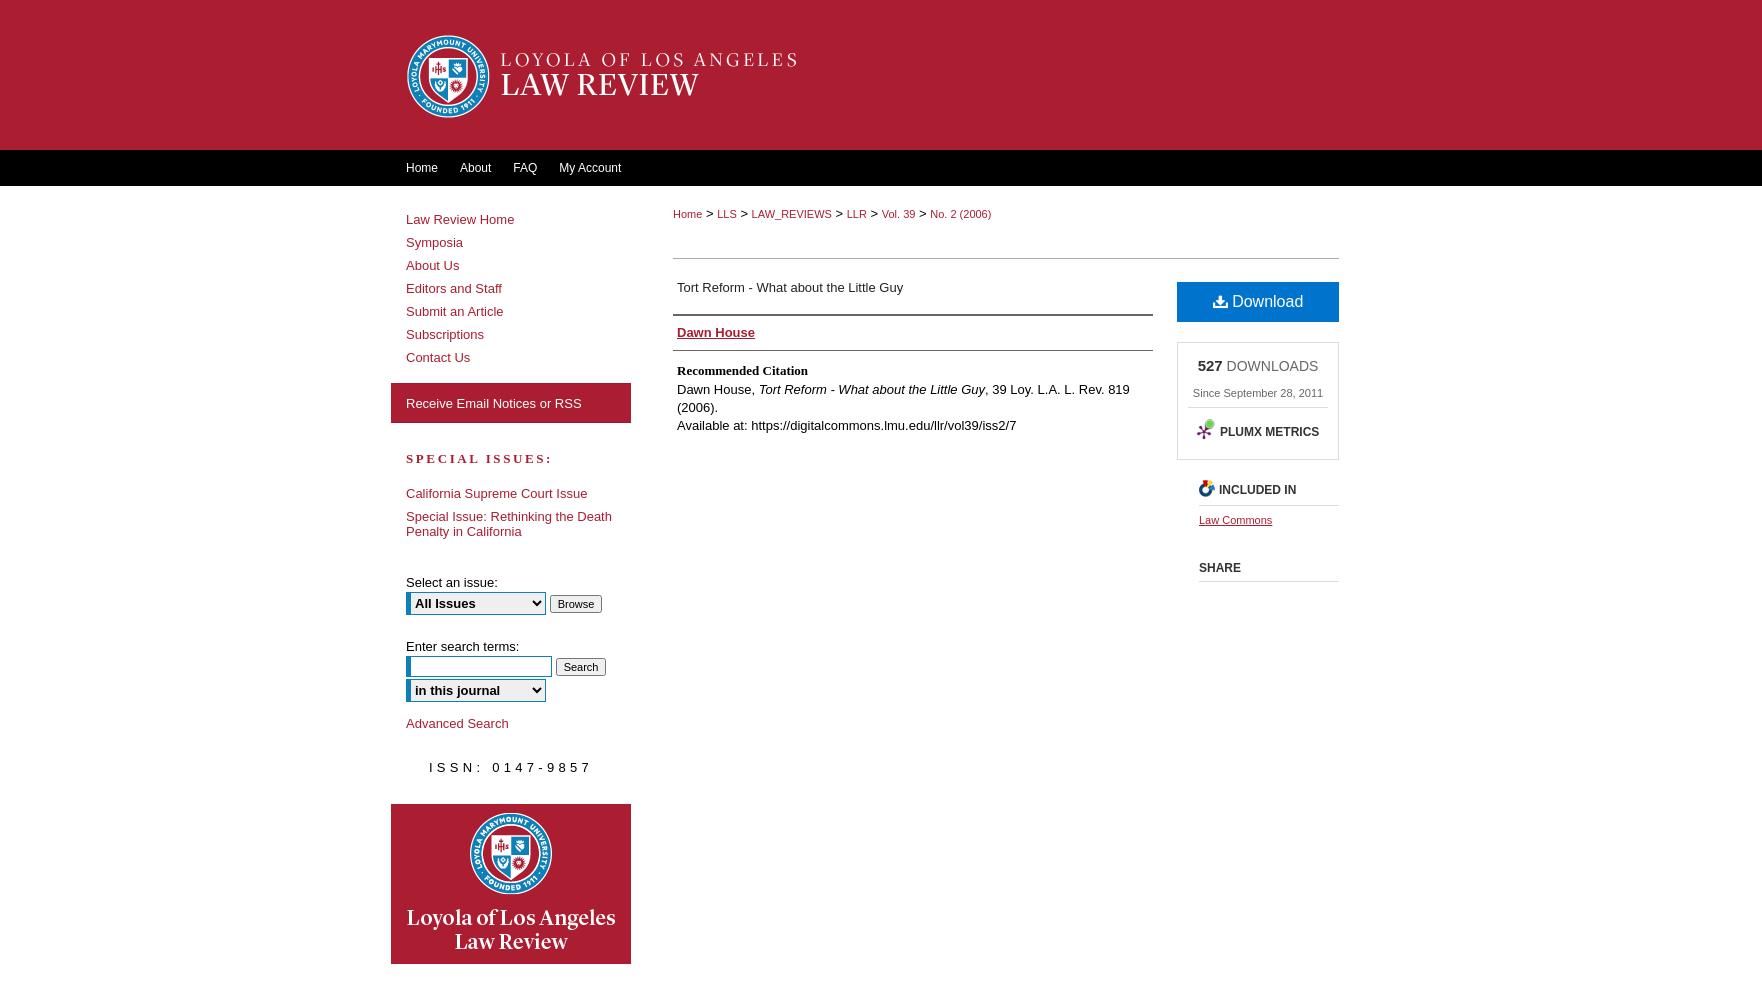  What do you see at coordinates (929, 213) in the screenshot?
I see `'No. 2 (2006)'` at bounding box center [929, 213].